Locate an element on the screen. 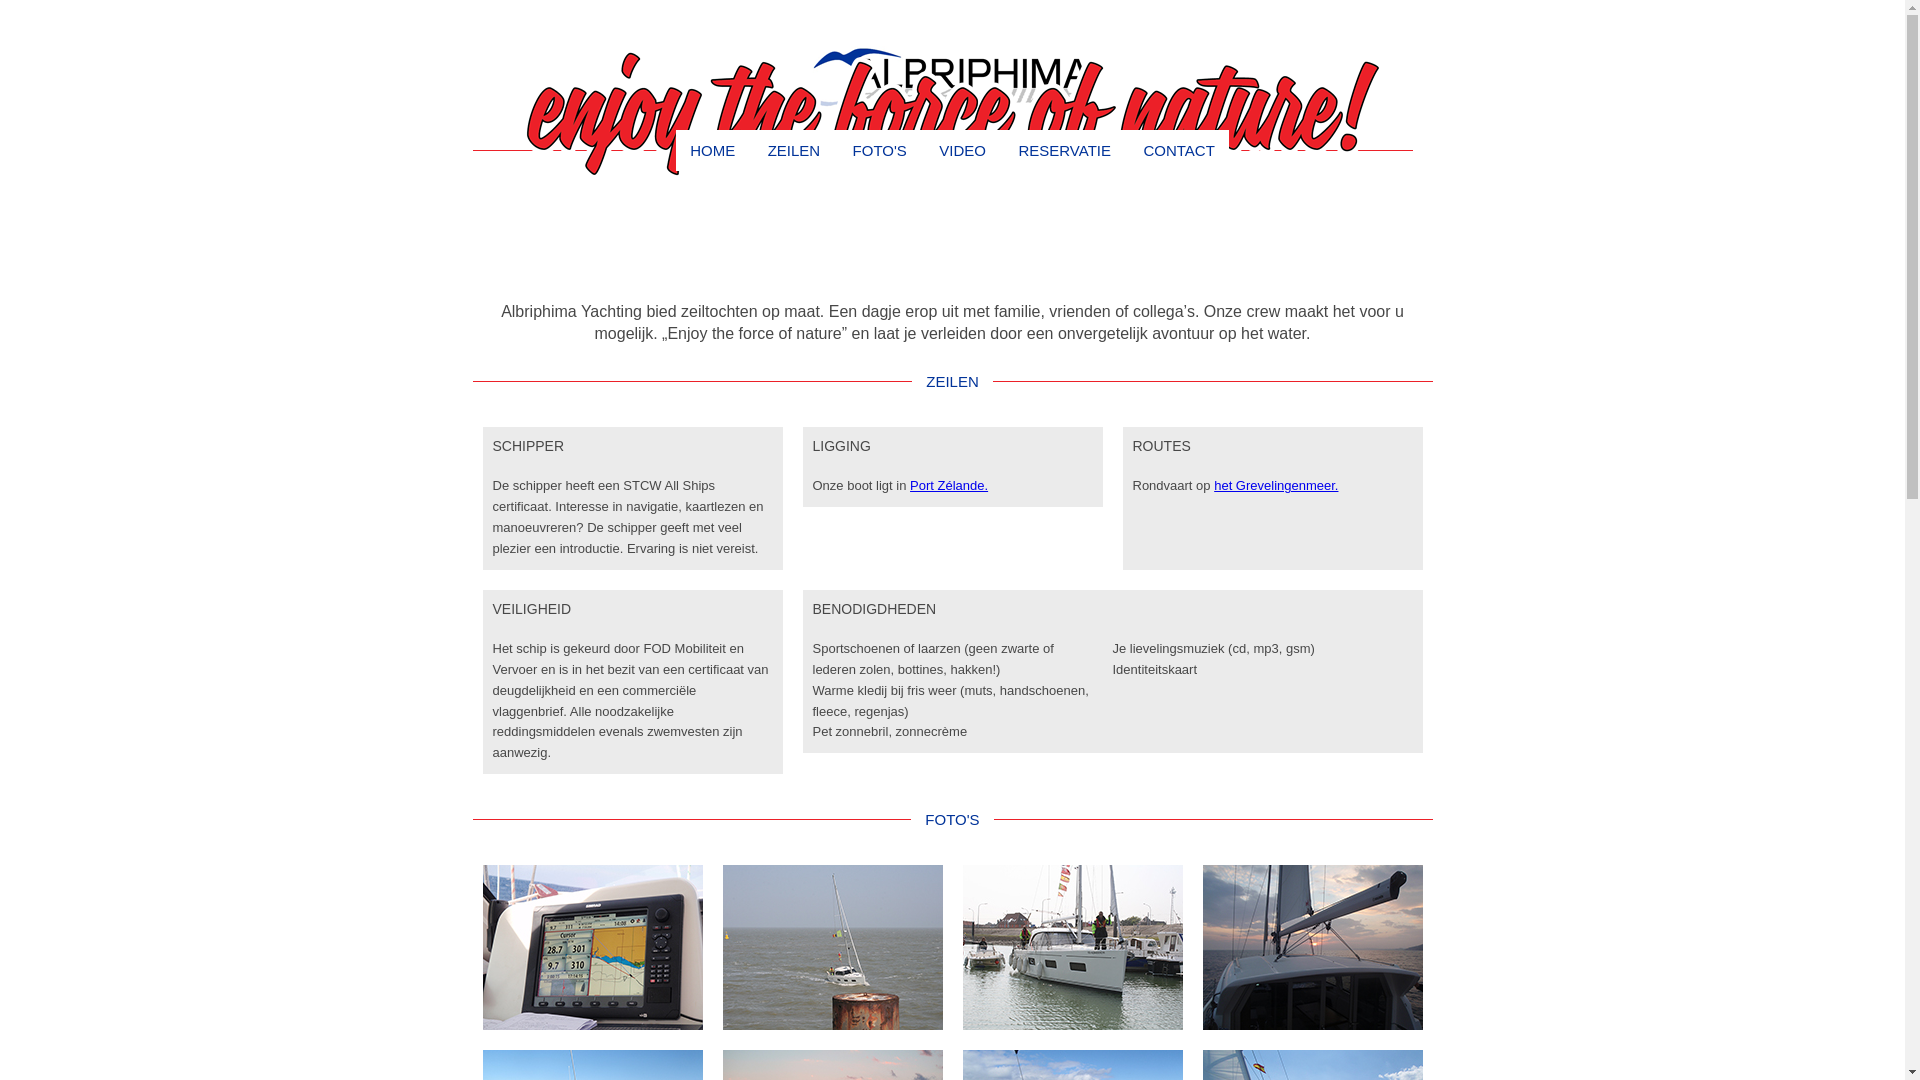  'het Grevelingenmeer.' is located at coordinates (1275, 485).